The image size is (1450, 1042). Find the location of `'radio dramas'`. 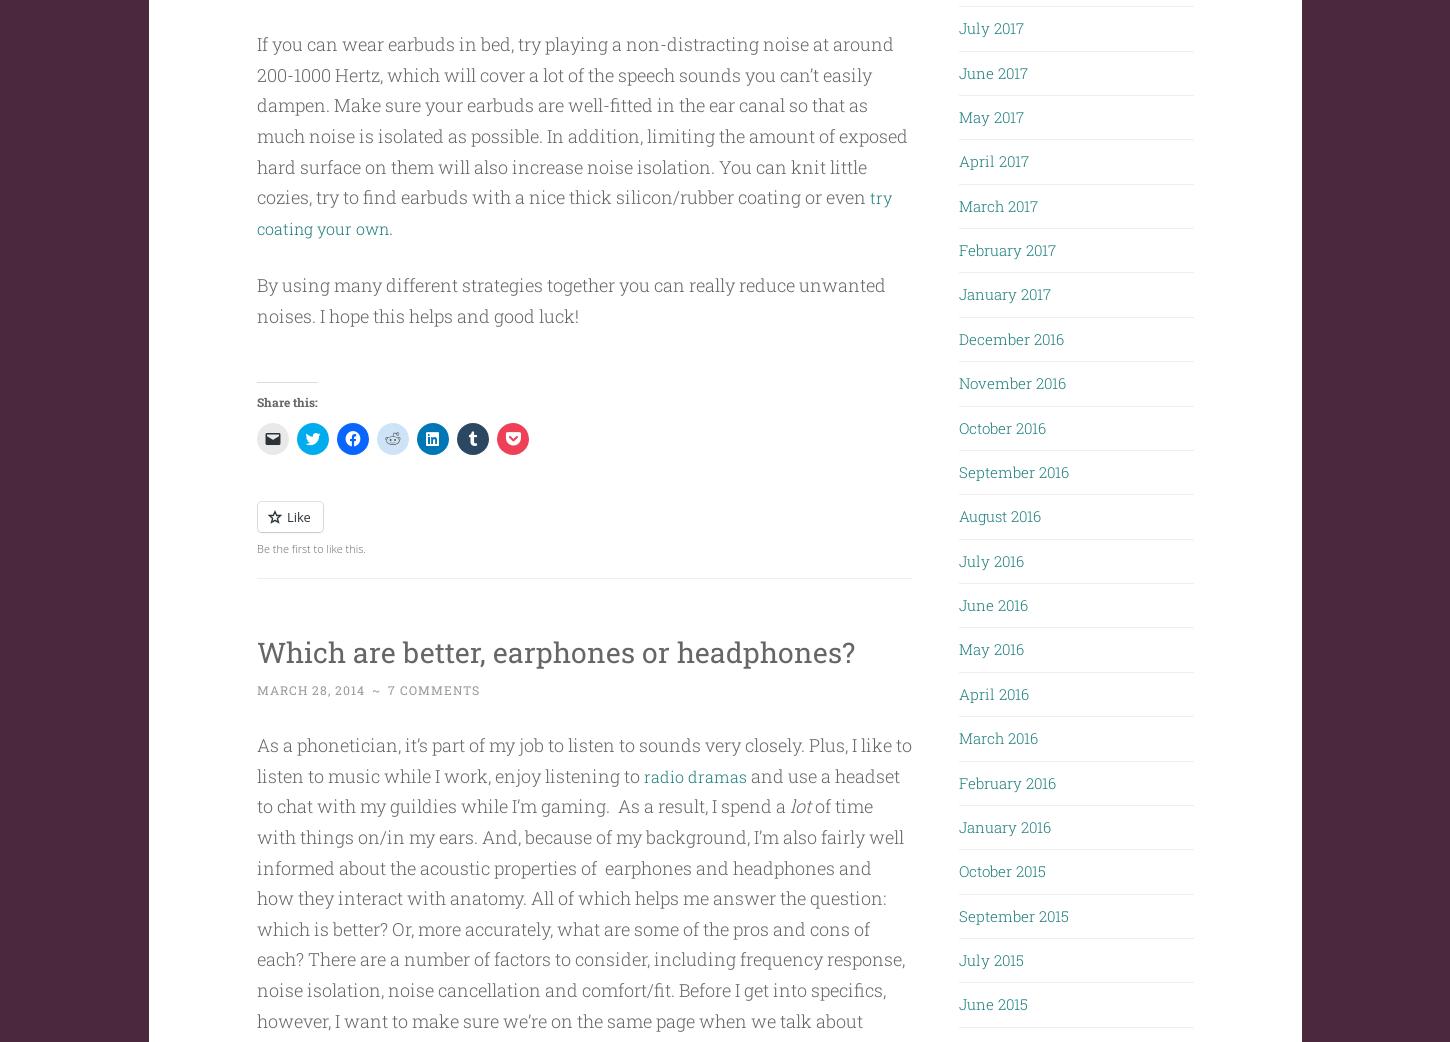

'radio dramas' is located at coordinates (698, 814).